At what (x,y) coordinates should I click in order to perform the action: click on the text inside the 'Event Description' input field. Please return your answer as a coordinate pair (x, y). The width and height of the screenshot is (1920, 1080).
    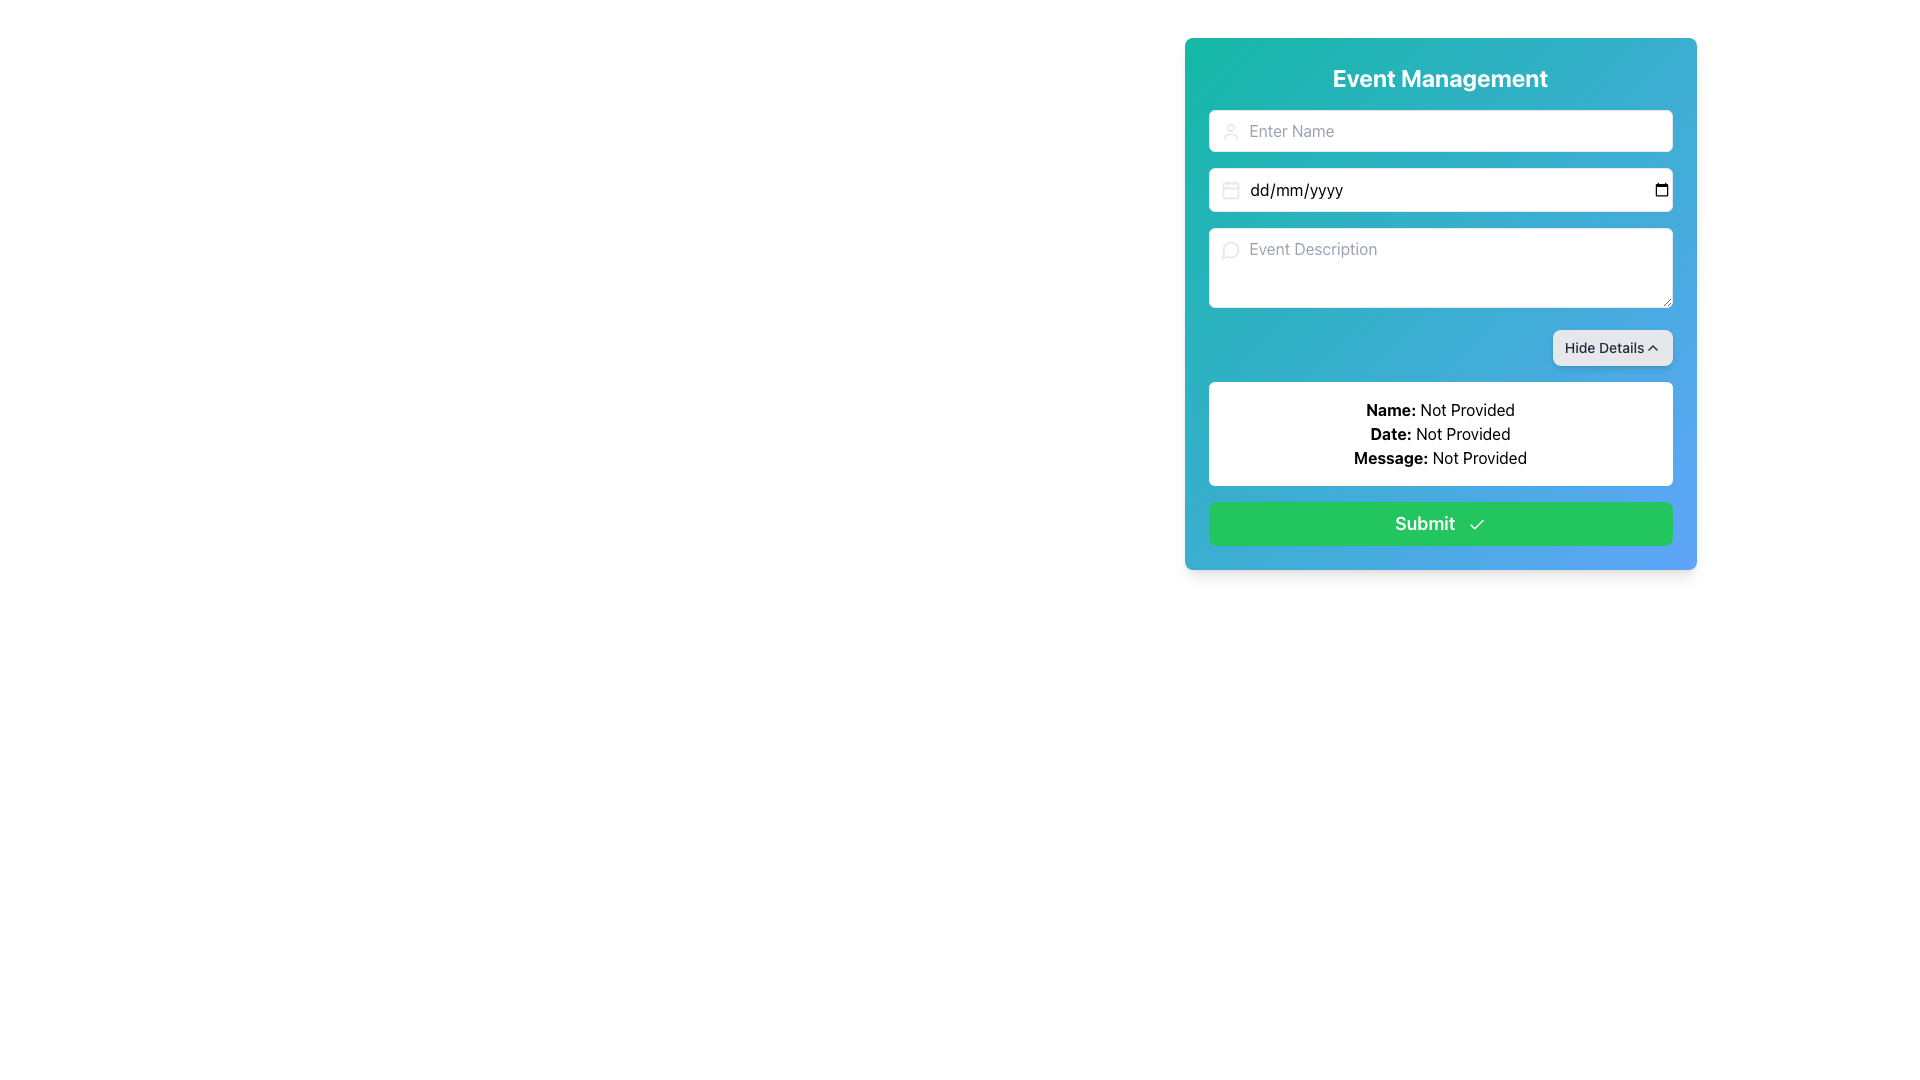
    Looking at the image, I should click on (1440, 270).